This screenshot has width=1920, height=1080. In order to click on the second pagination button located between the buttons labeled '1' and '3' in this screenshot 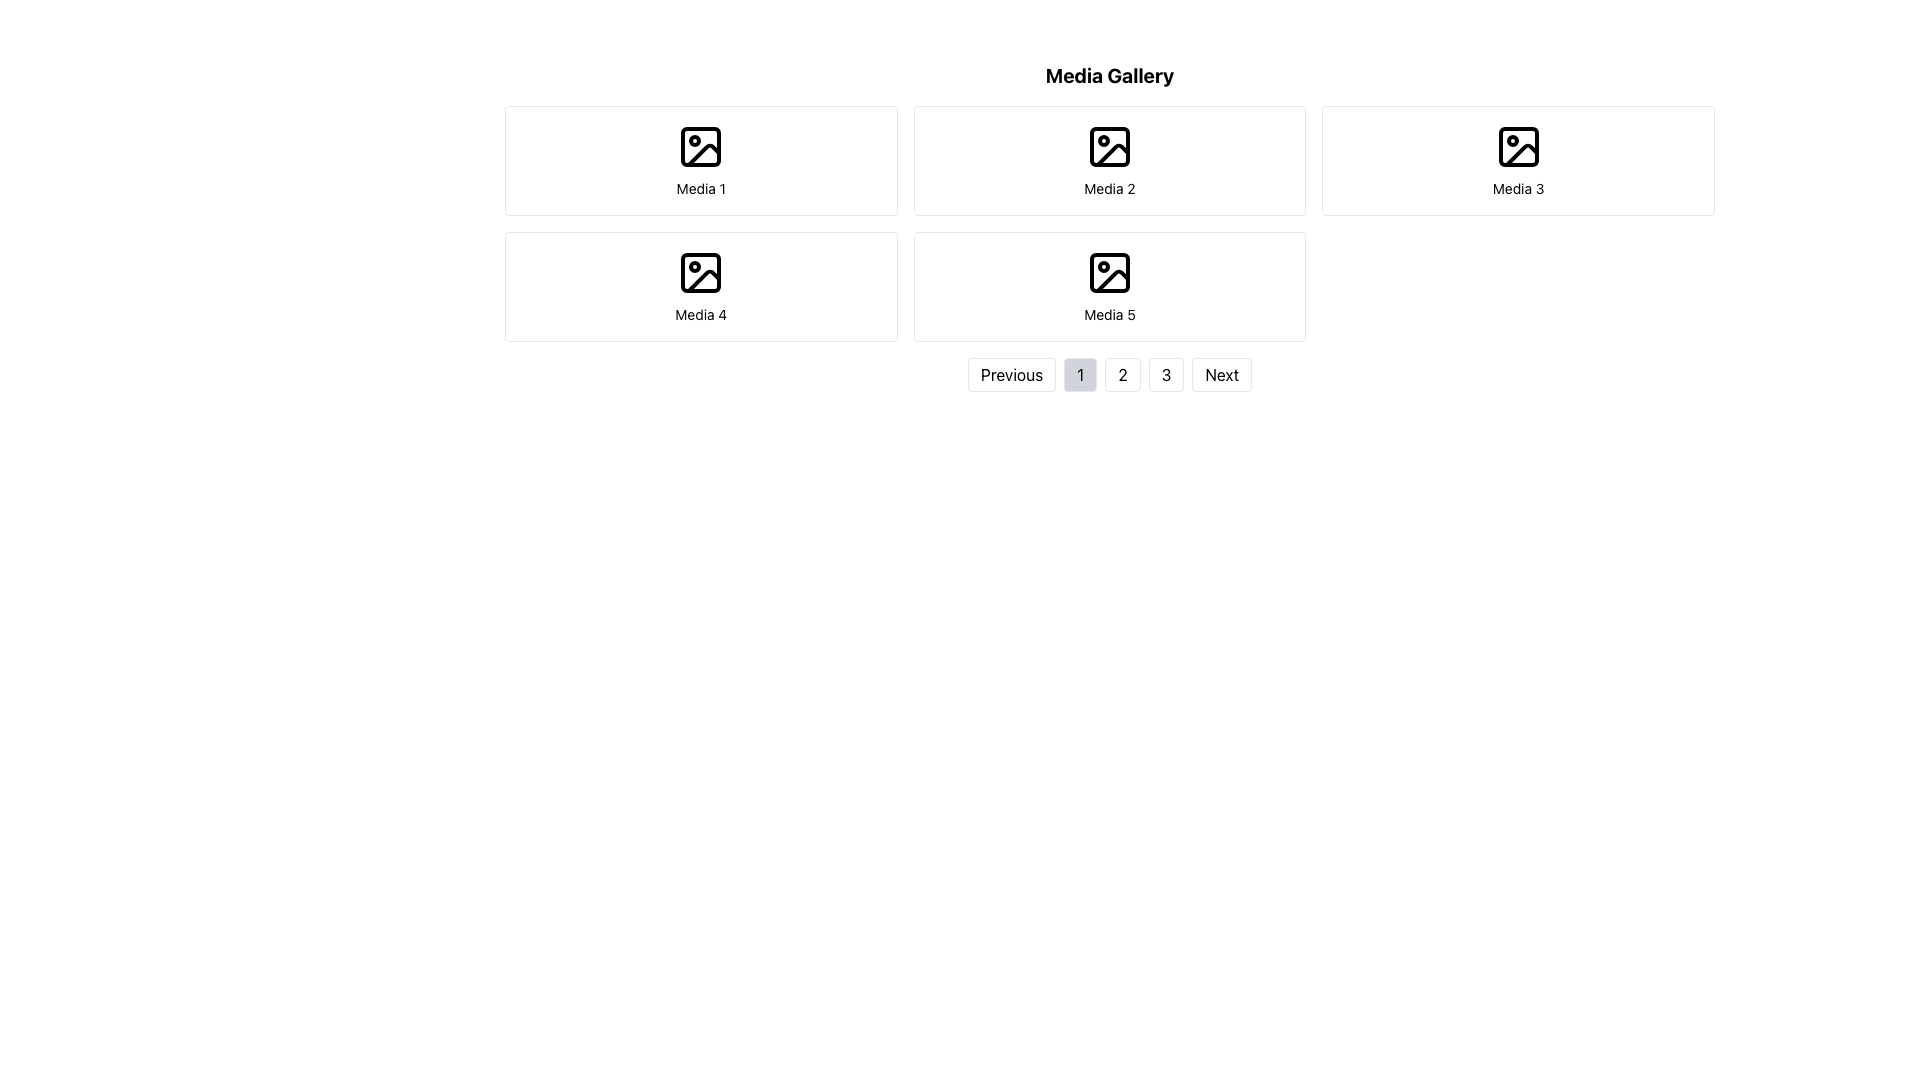, I will do `click(1108, 374)`.